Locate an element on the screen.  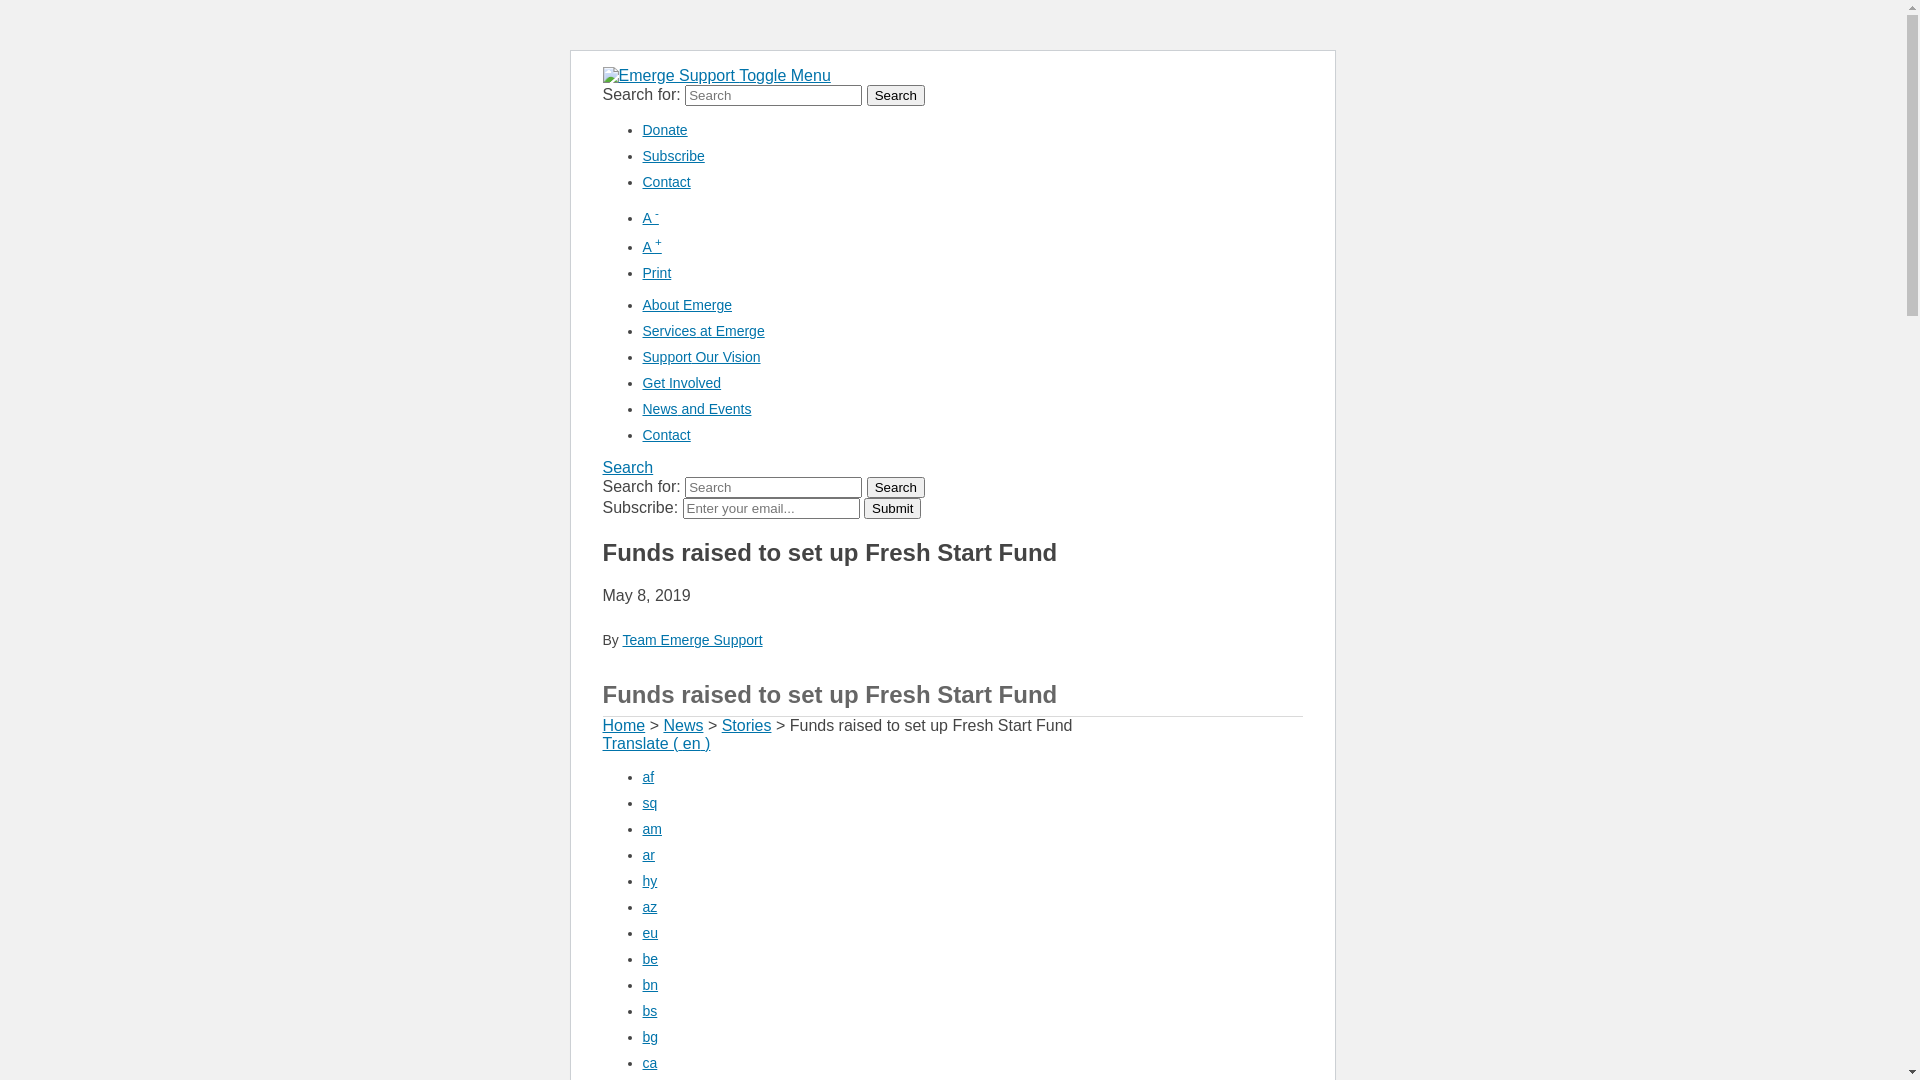
'News and Events' is located at coordinates (696, 407).